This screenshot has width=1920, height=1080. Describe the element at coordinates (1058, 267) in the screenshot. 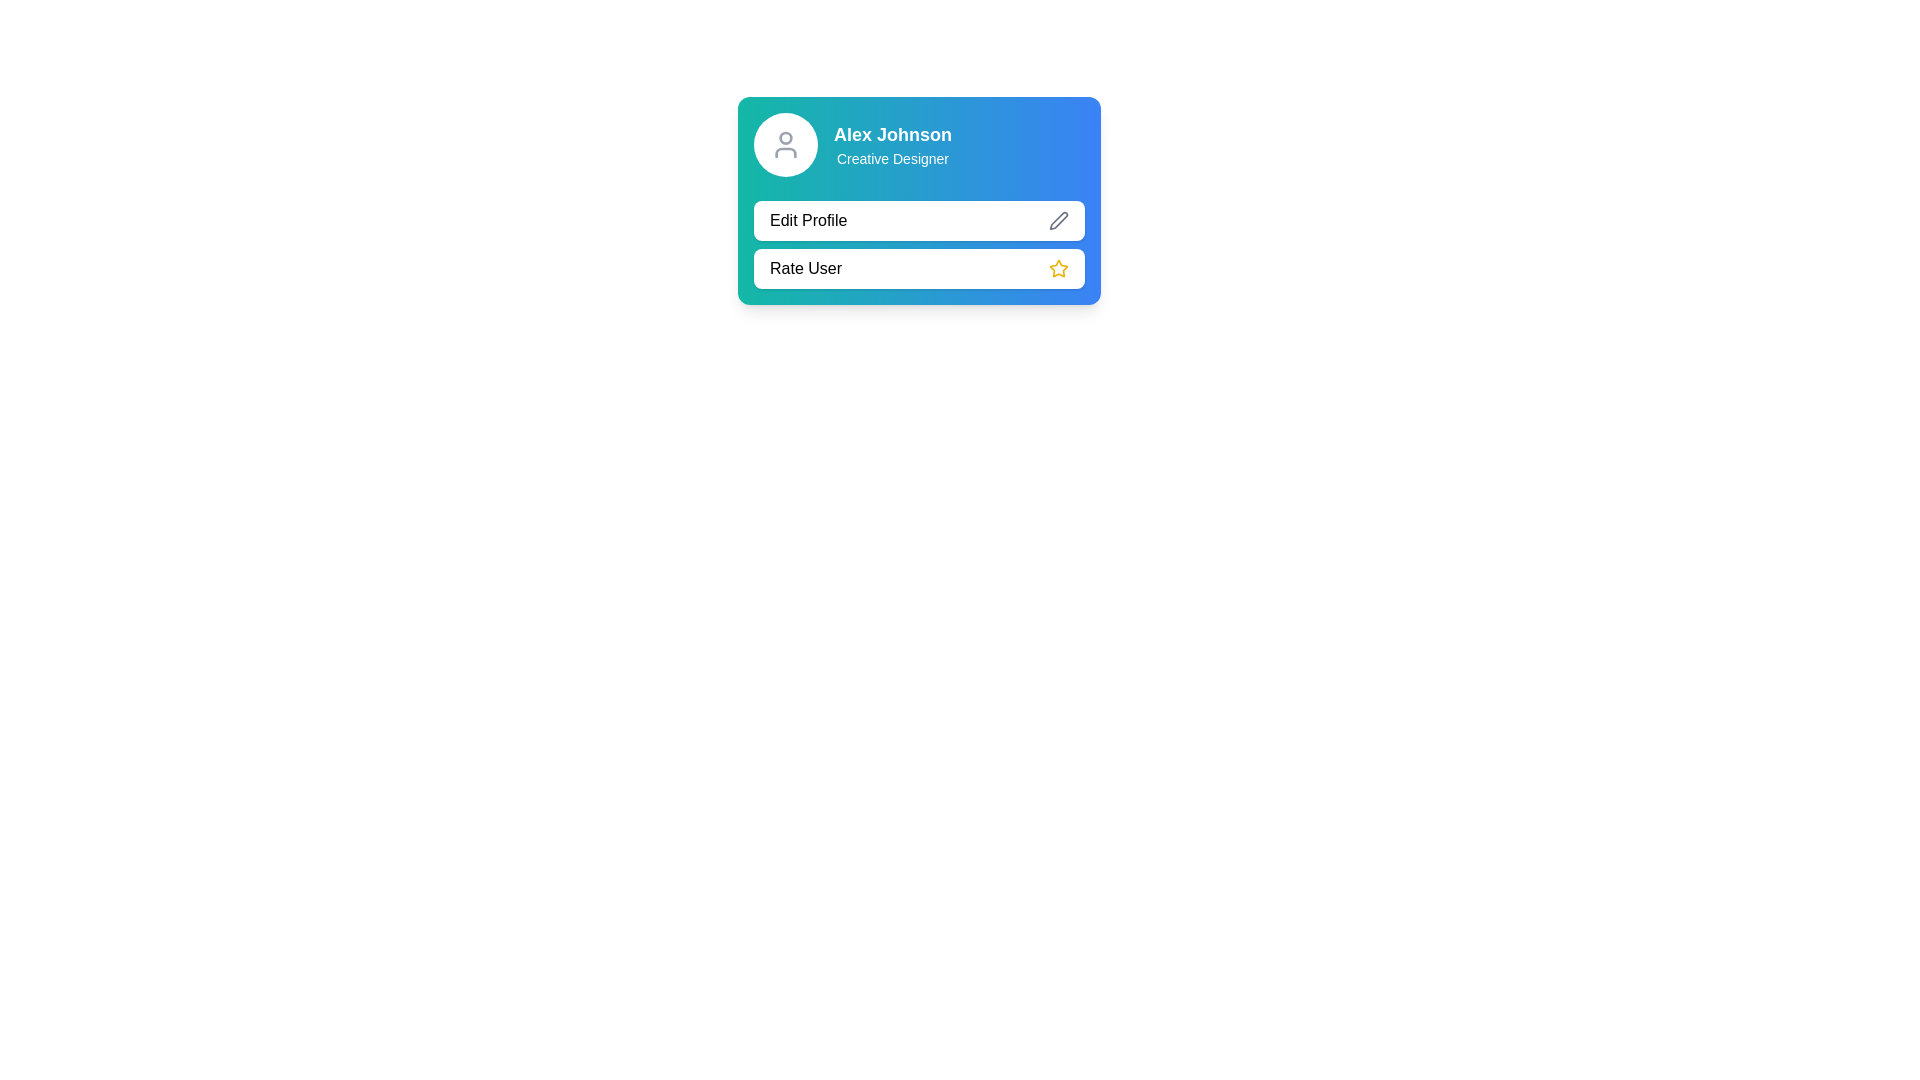

I see `the star-shaped icon with a yellow border and white center, which is located adjacent to the 'Rate User' button` at that location.